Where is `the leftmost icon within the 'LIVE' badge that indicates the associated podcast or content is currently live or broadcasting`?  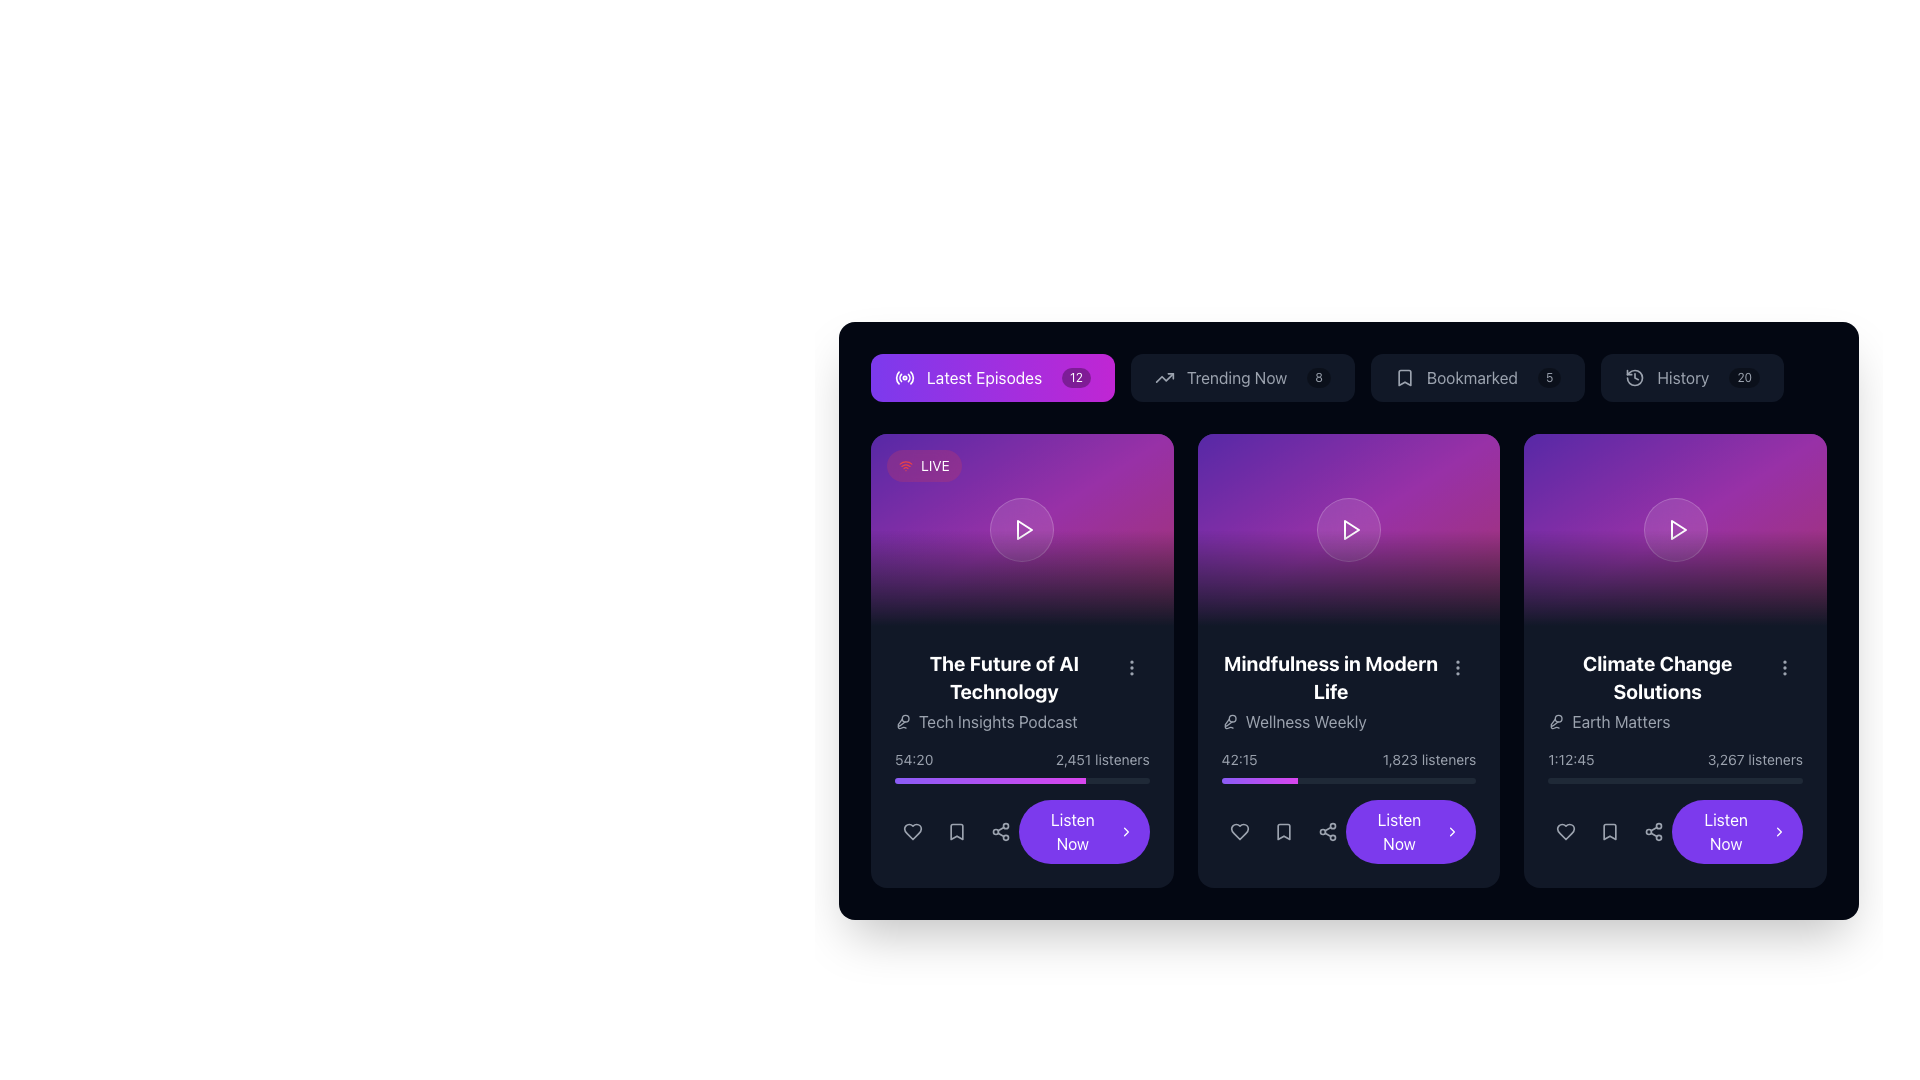 the leftmost icon within the 'LIVE' badge that indicates the associated podcast or content is currently live or broadcasting is located at coordinates (905, 466).